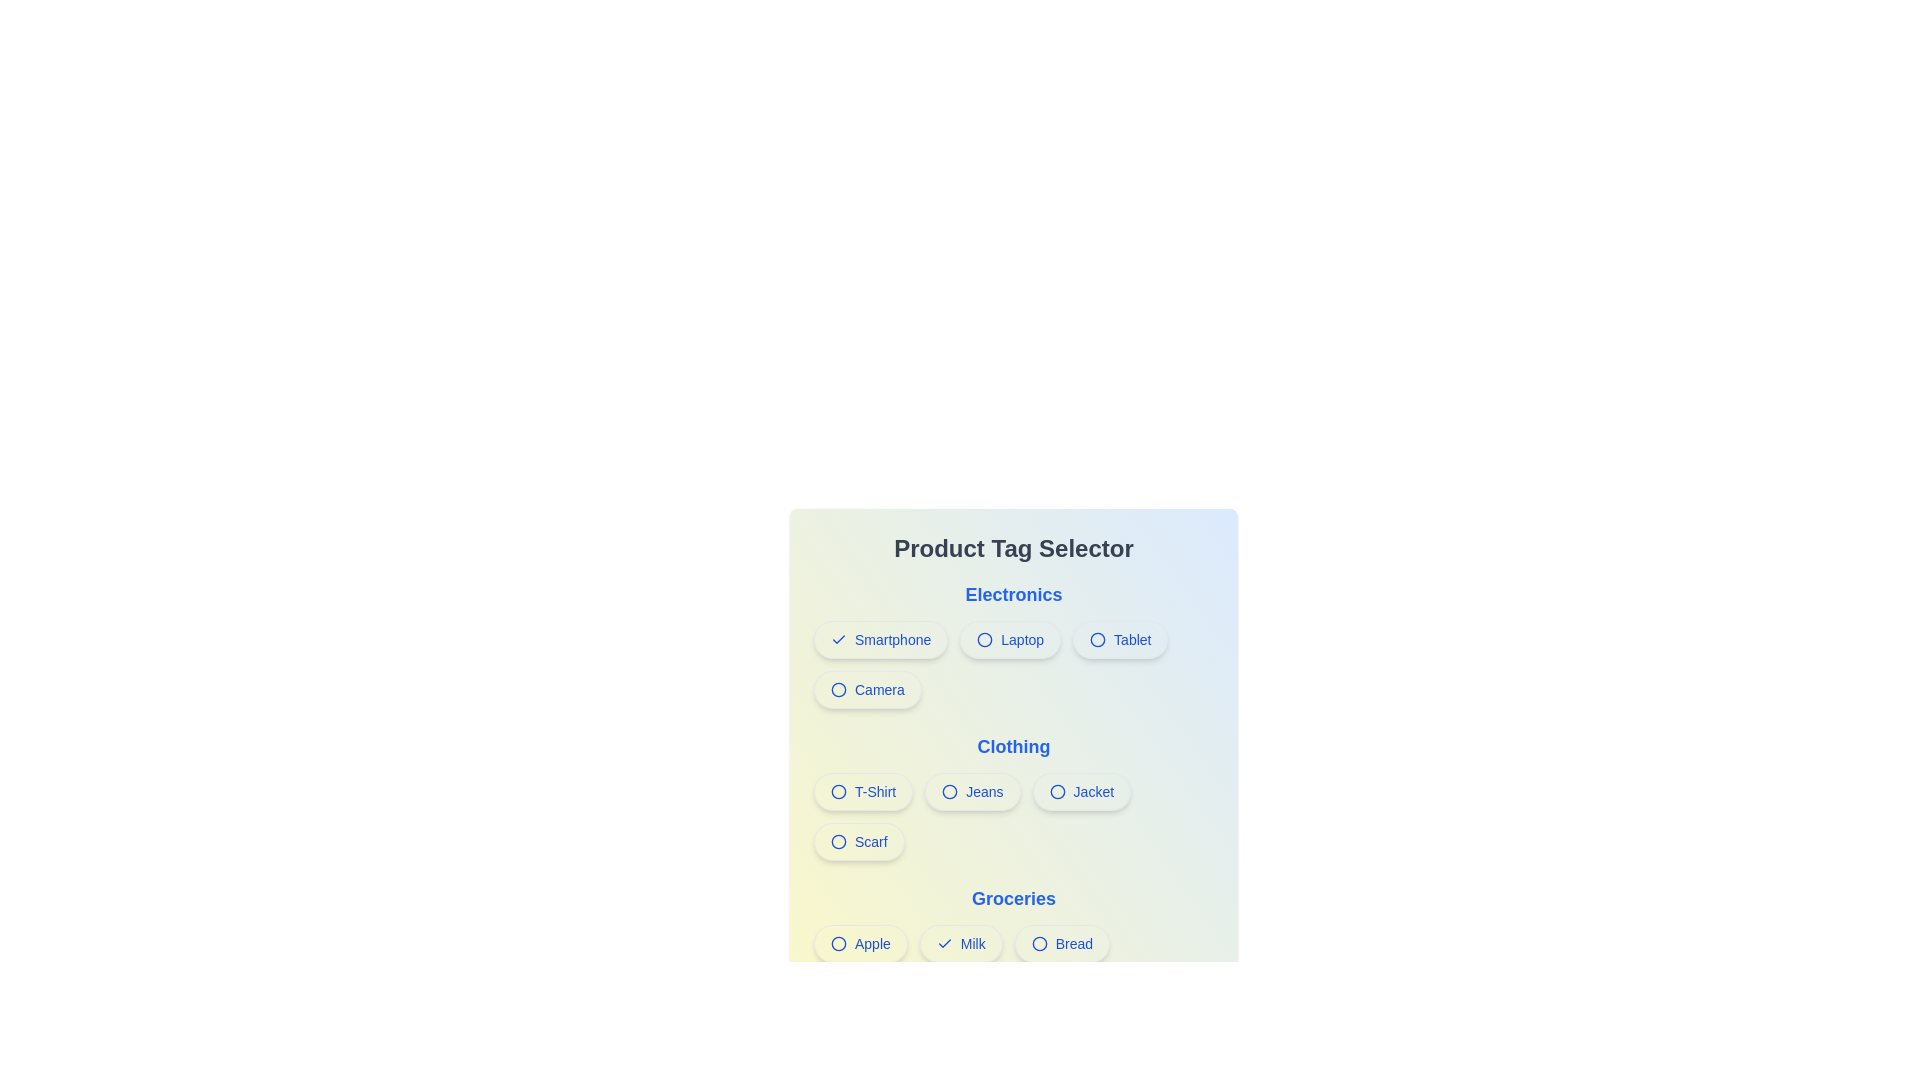 This screenshot has height=1080, width=1920. Describe the element at coordinates (1013, 967) in the screenshot. I see `the 'Milk' button in the Button Group located beneath the 'Groceries' section` at that location.